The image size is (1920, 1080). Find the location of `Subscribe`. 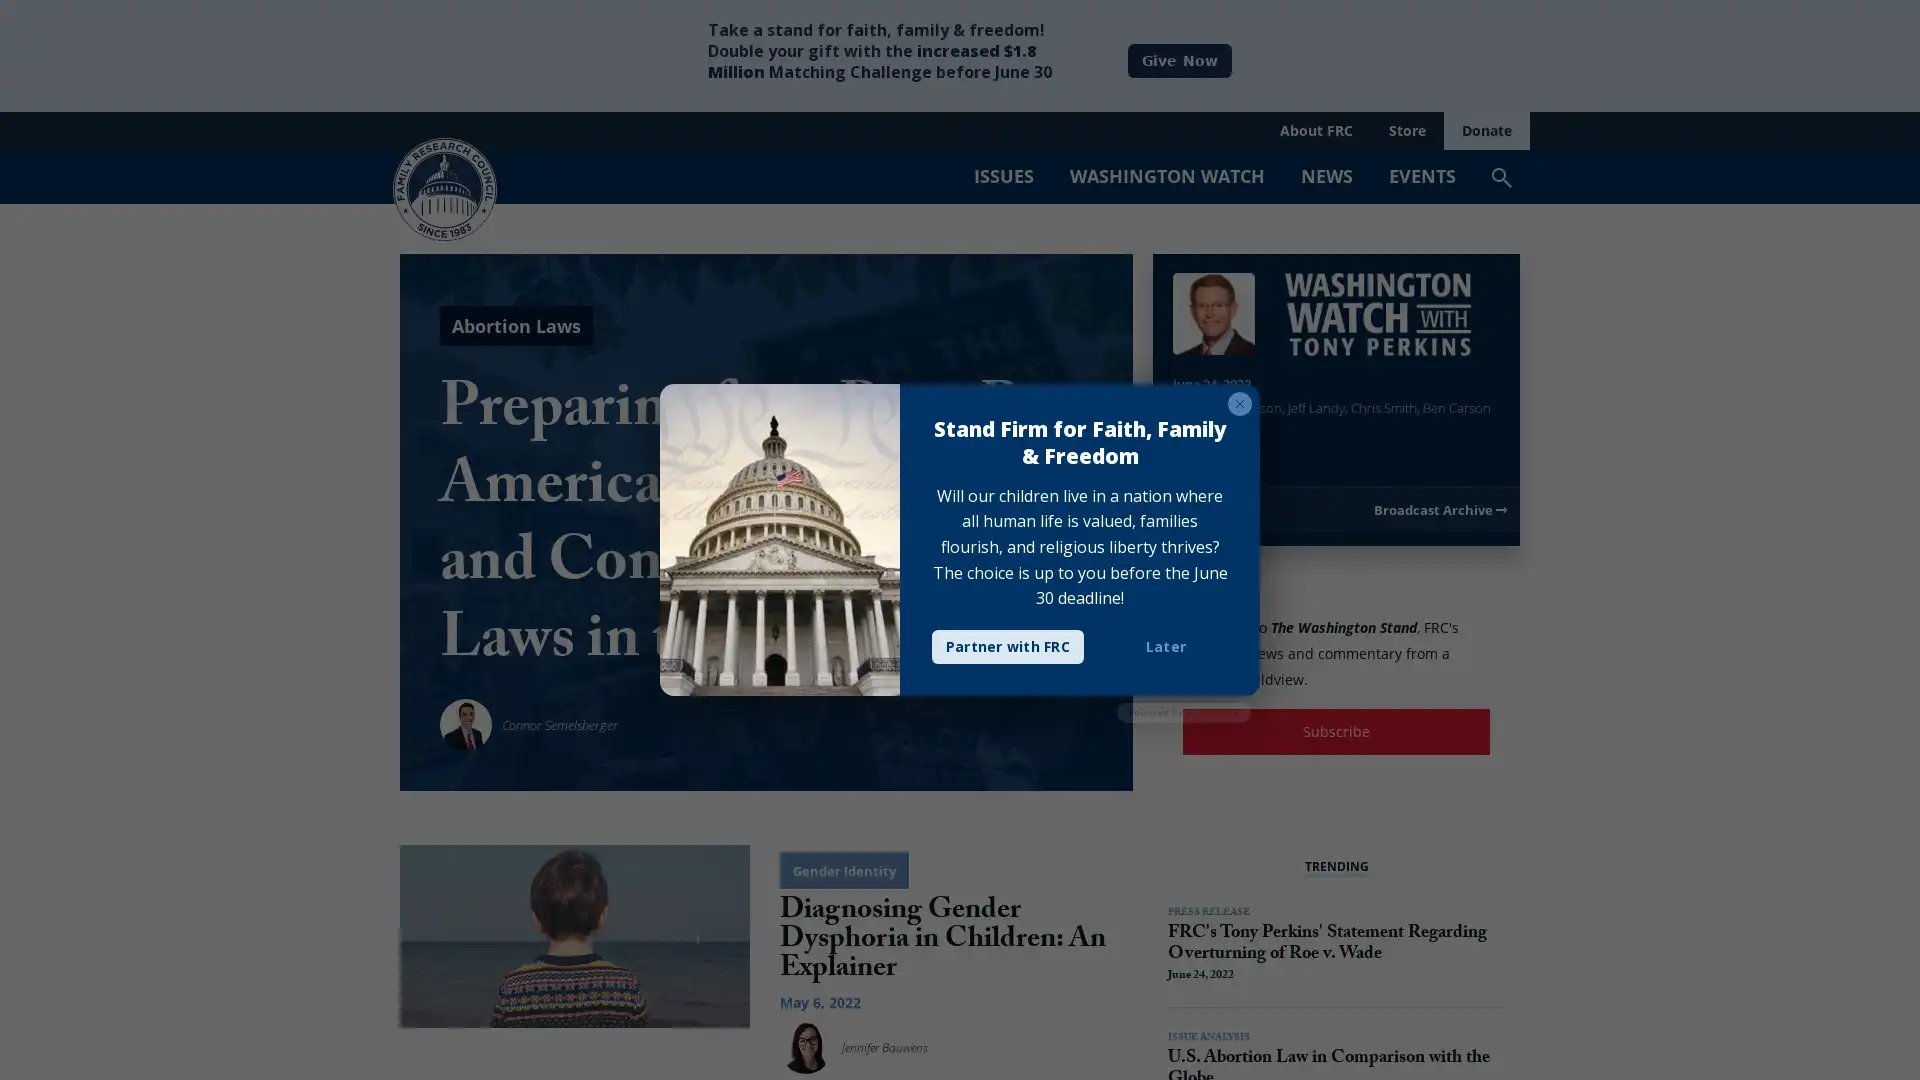

Subscribe is located at coordinates (1336, 731).